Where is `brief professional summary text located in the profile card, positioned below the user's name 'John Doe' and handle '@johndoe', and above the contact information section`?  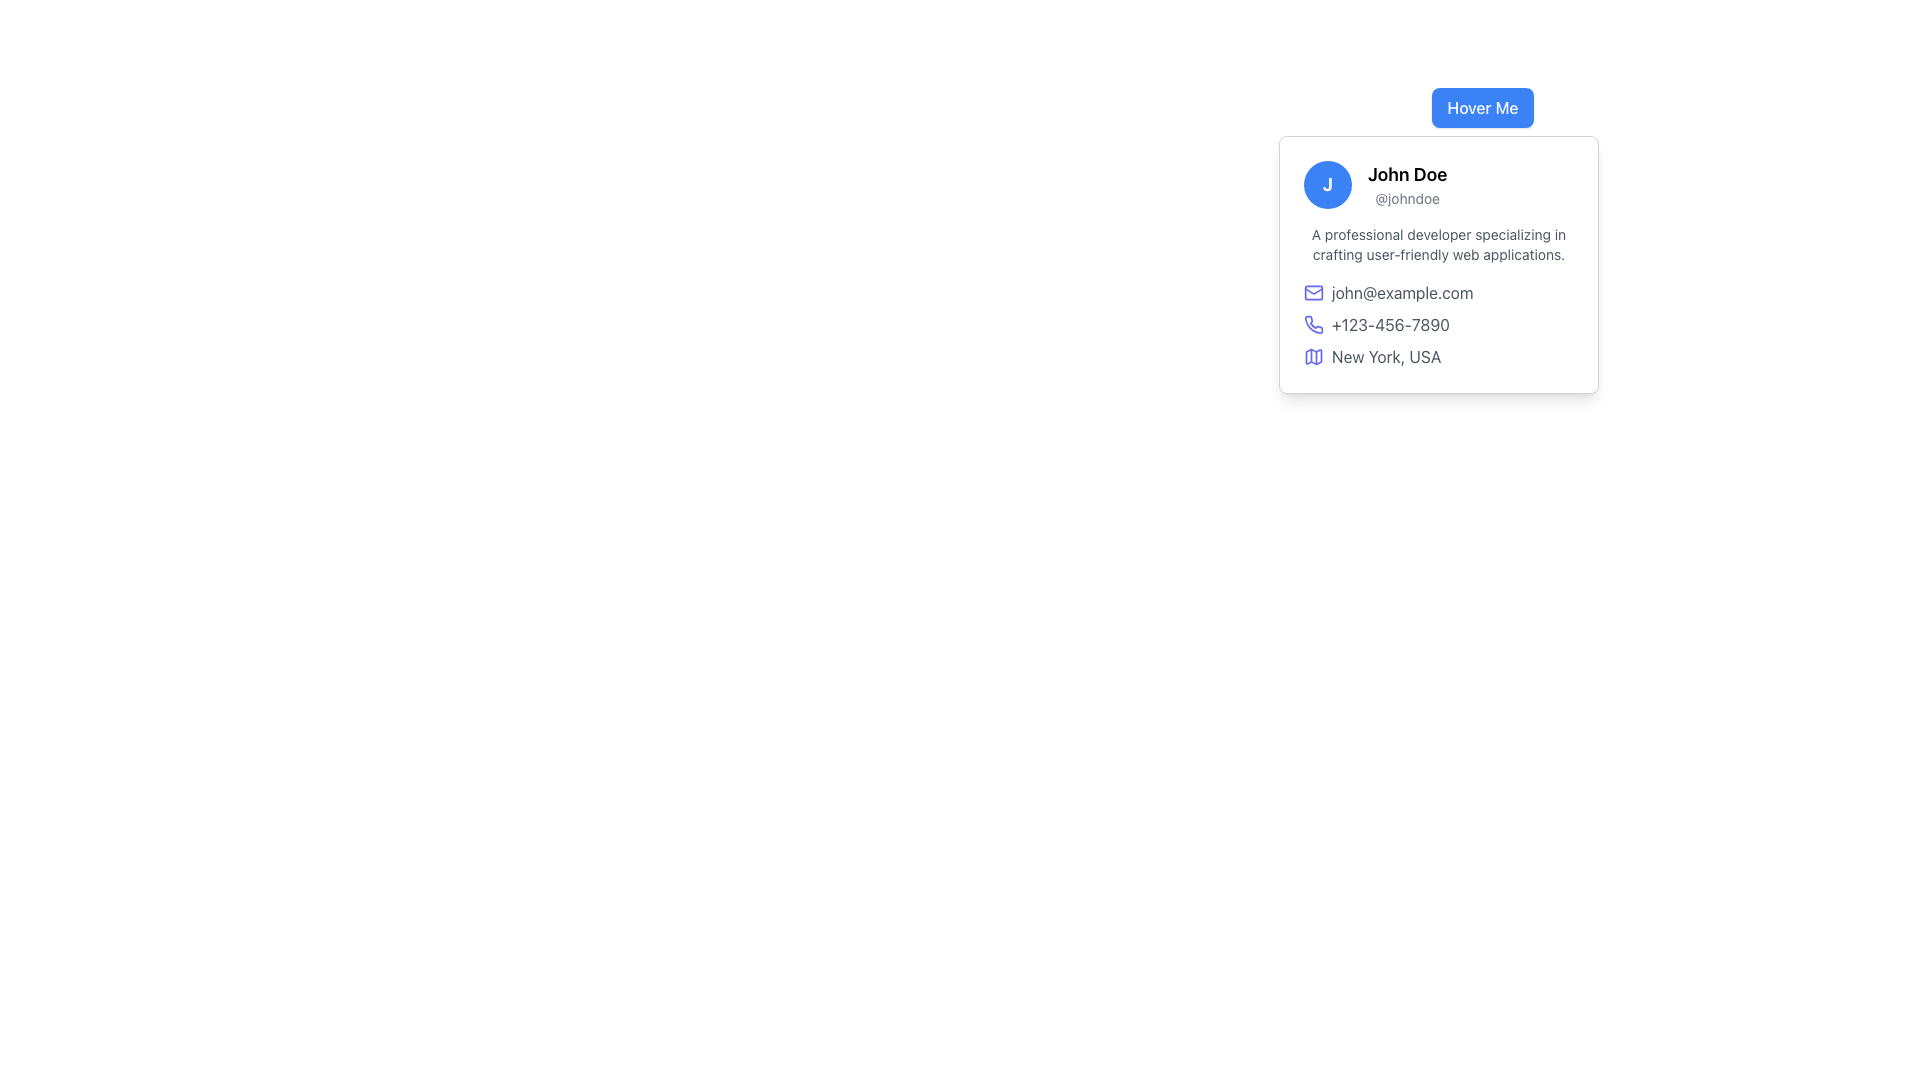 brief professional summary text located in the profile card, positioned below the user's name 'John Doe' and handle '@johndoe', and above the contact information section is located at coordinates (1438, 244).